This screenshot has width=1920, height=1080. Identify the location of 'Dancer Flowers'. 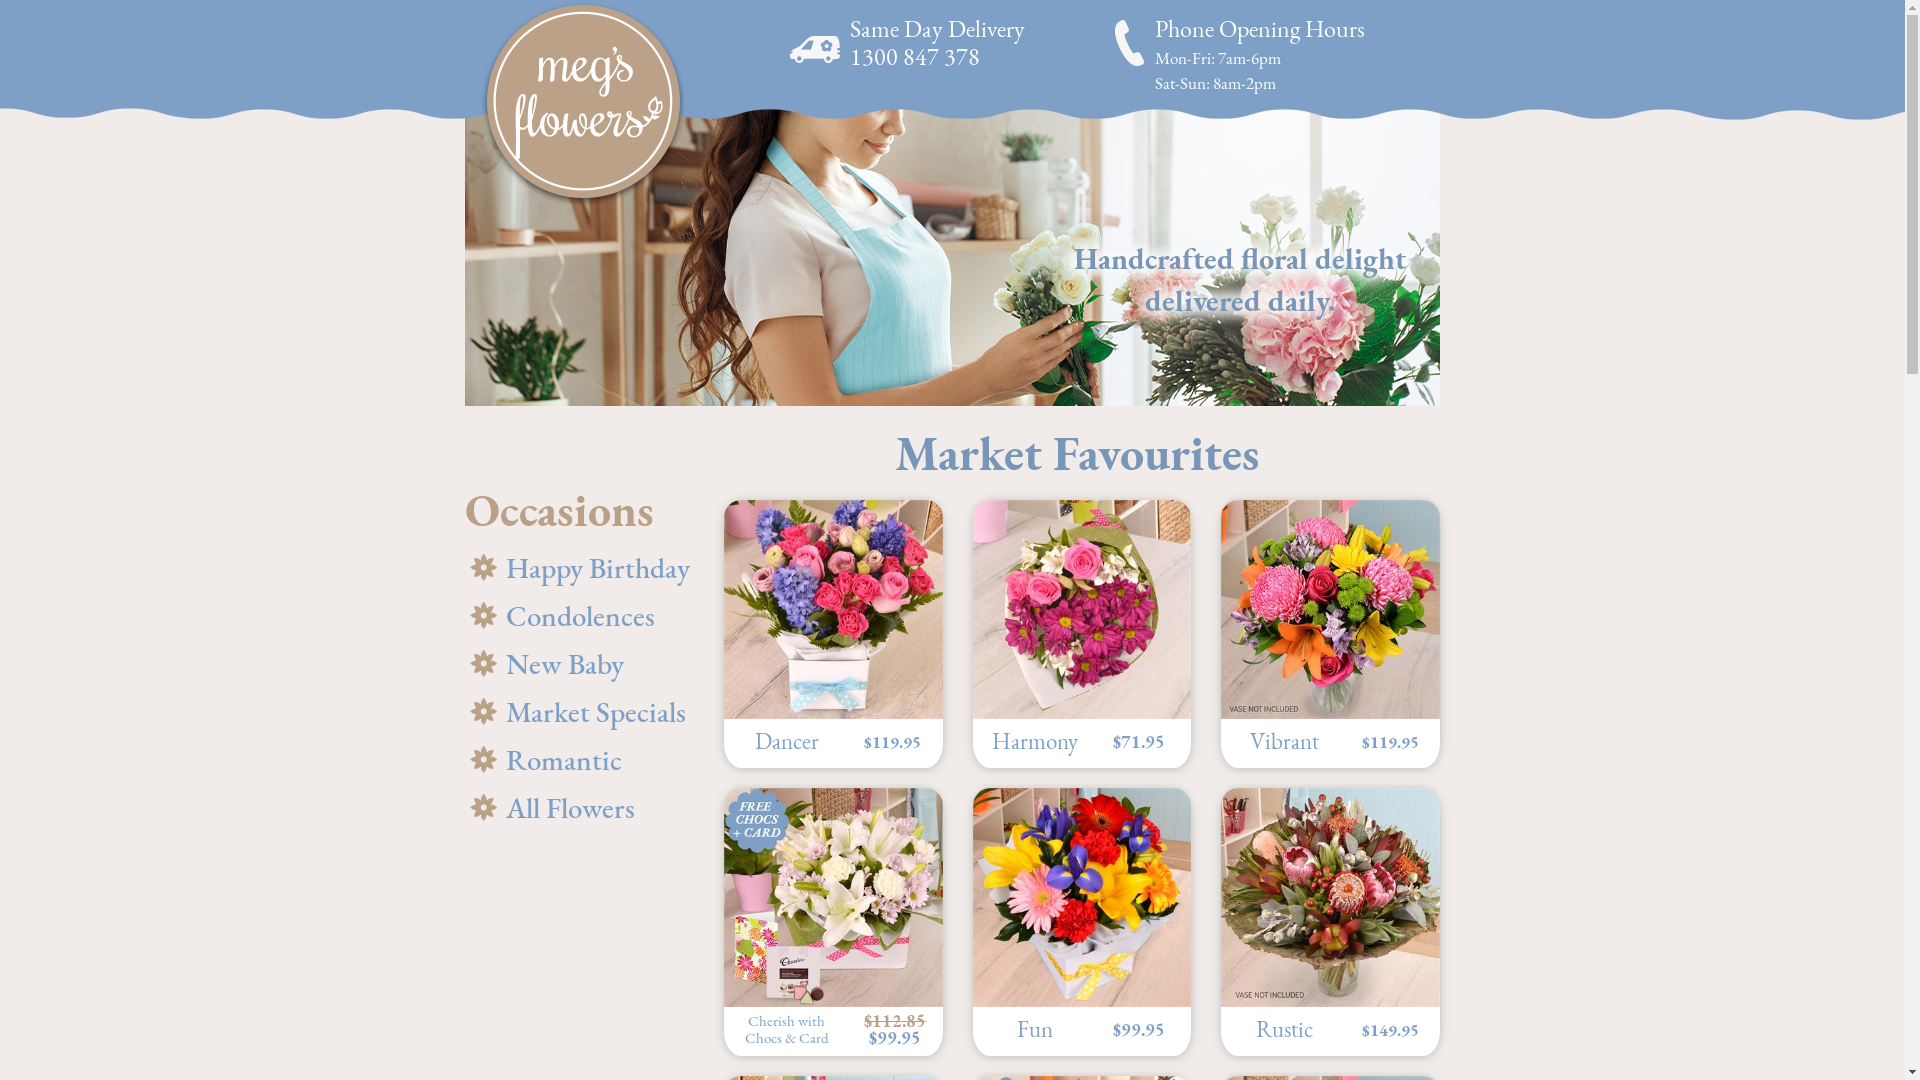
(833, 608).